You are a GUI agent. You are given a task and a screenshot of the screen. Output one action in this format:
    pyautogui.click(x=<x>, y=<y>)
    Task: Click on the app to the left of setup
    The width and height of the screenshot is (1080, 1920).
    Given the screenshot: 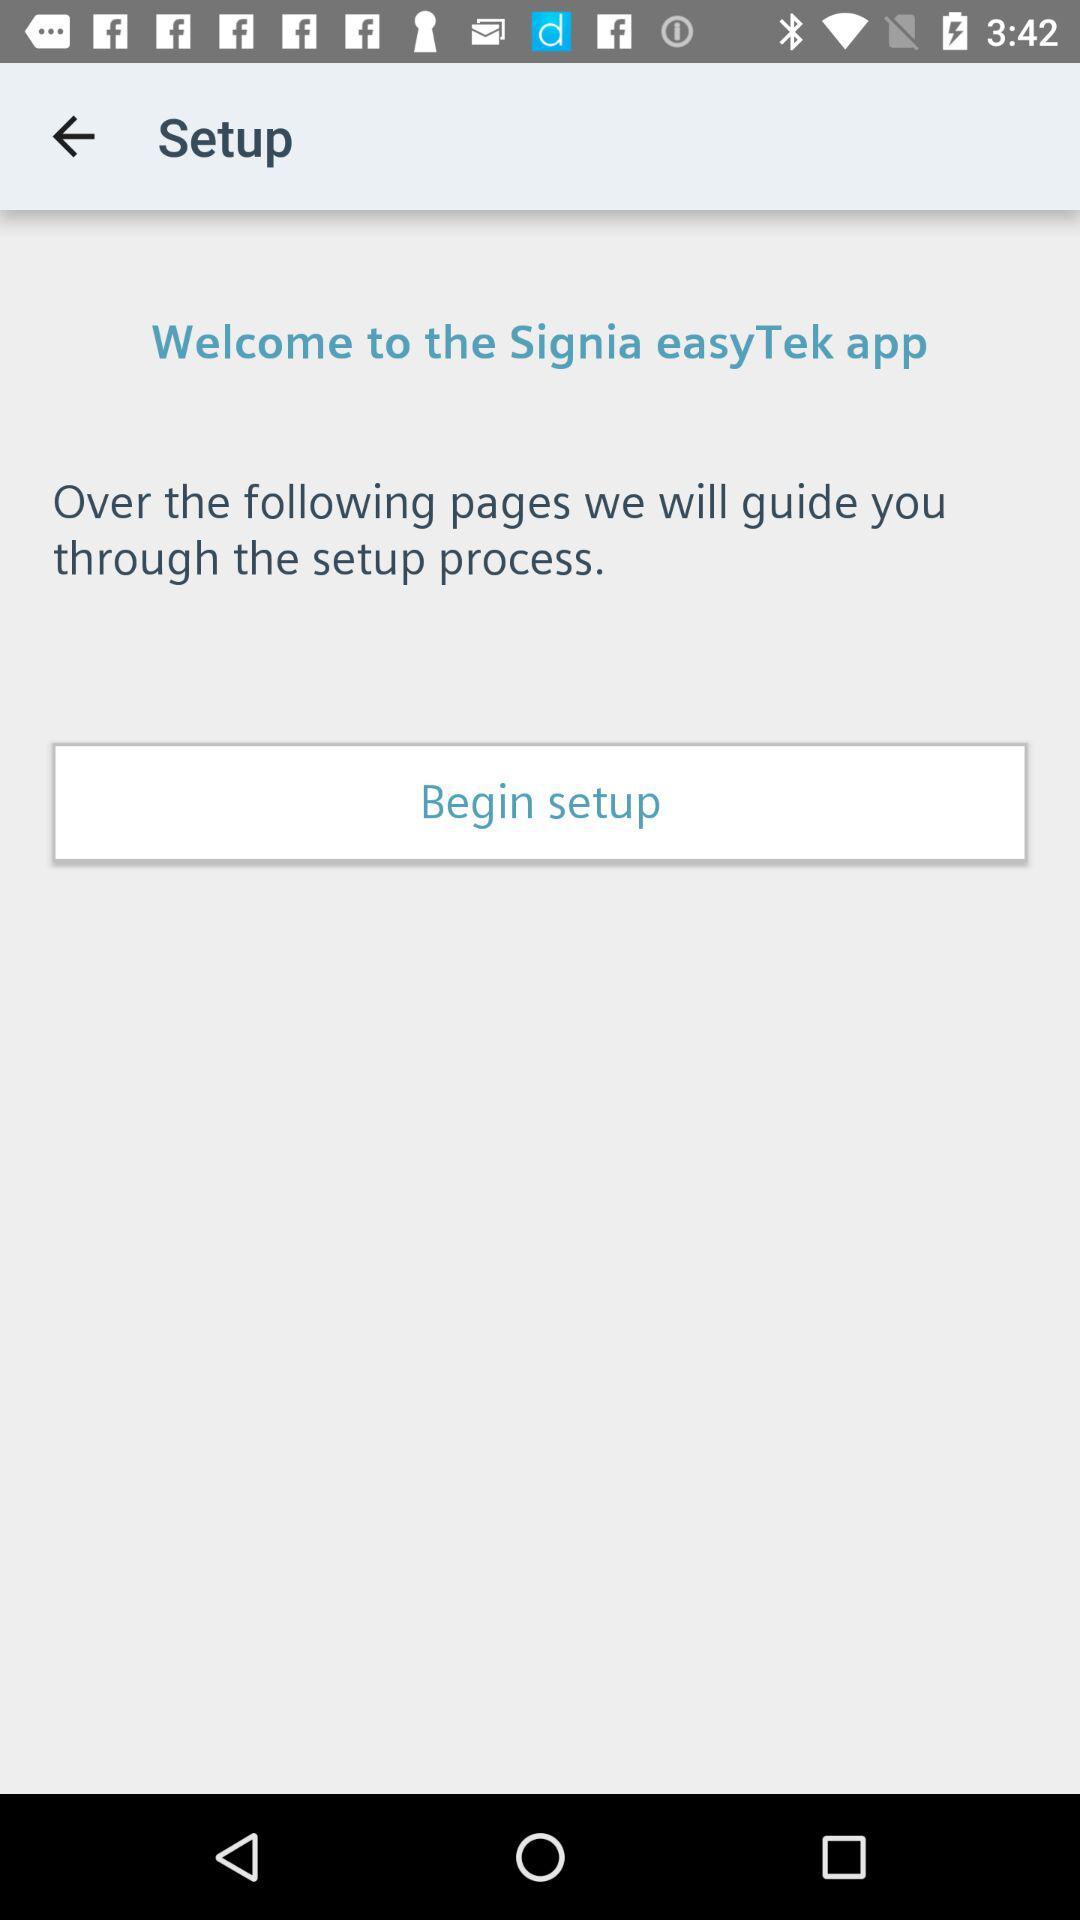 What is the action you would take?
    pyautogui.click(x=72, y=135)
    